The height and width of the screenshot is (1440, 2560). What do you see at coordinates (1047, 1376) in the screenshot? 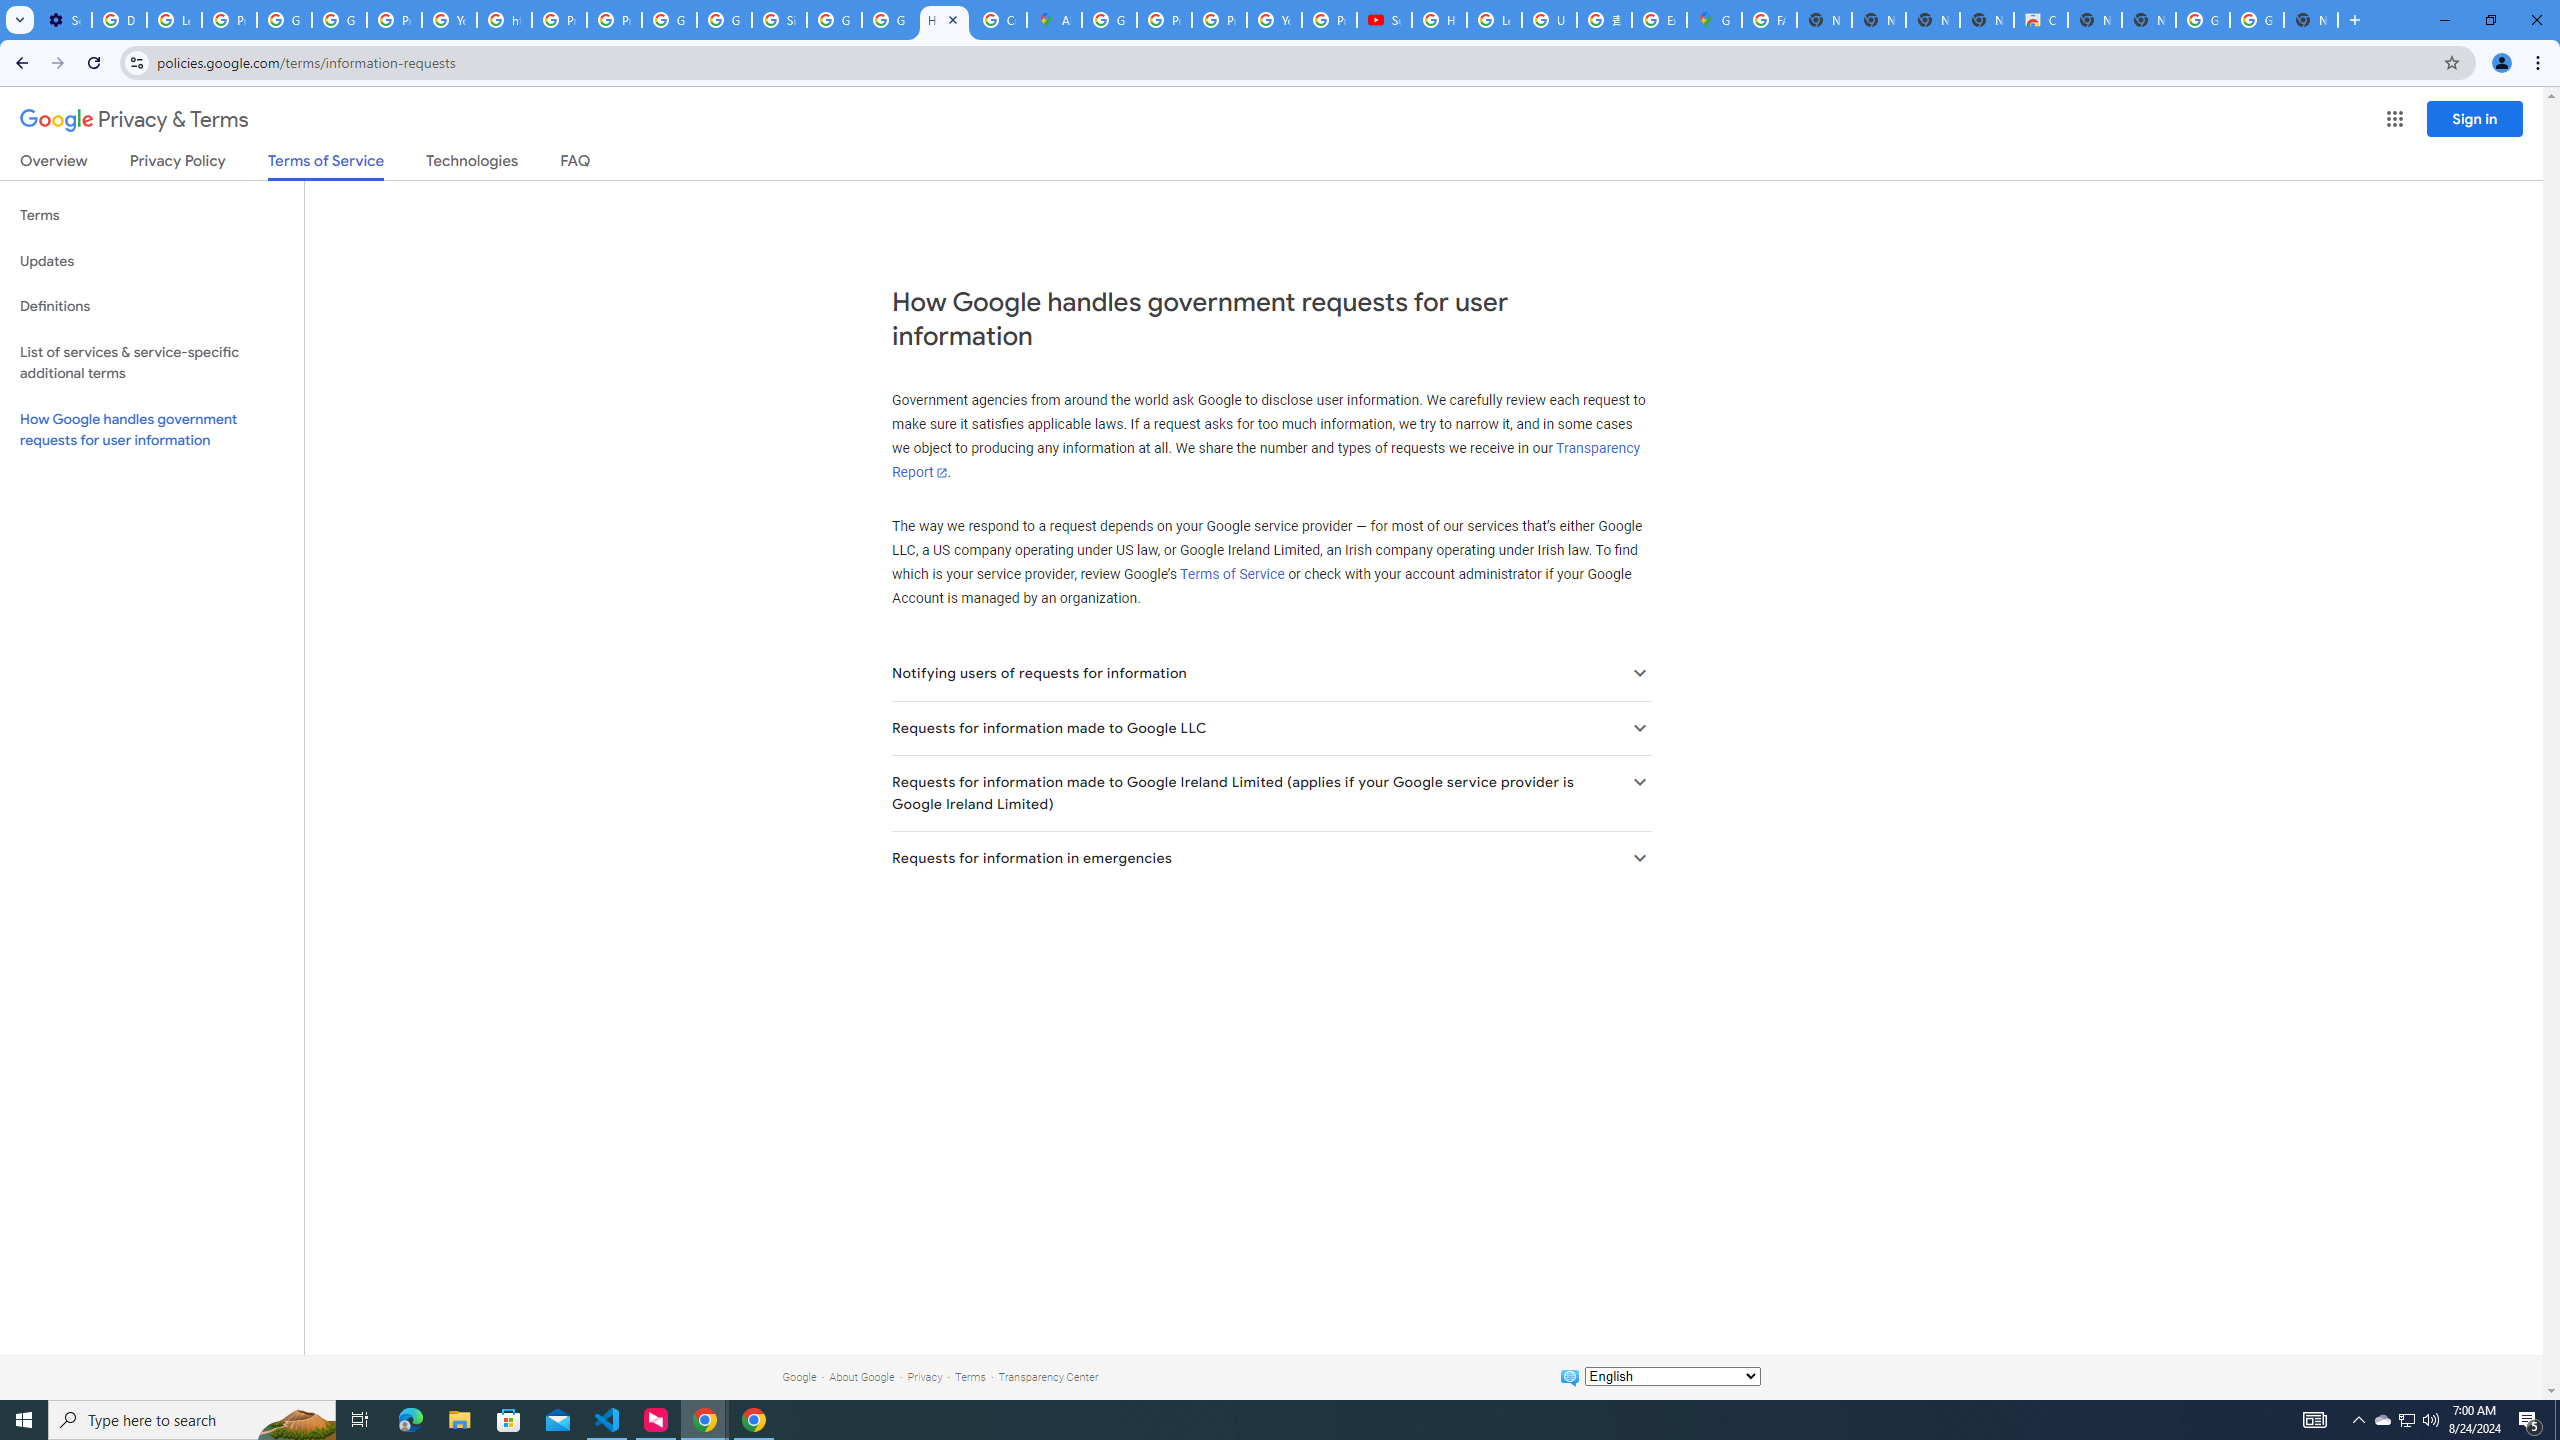
I see `'Transparency Center'` at bounding box center [1047, 1376].